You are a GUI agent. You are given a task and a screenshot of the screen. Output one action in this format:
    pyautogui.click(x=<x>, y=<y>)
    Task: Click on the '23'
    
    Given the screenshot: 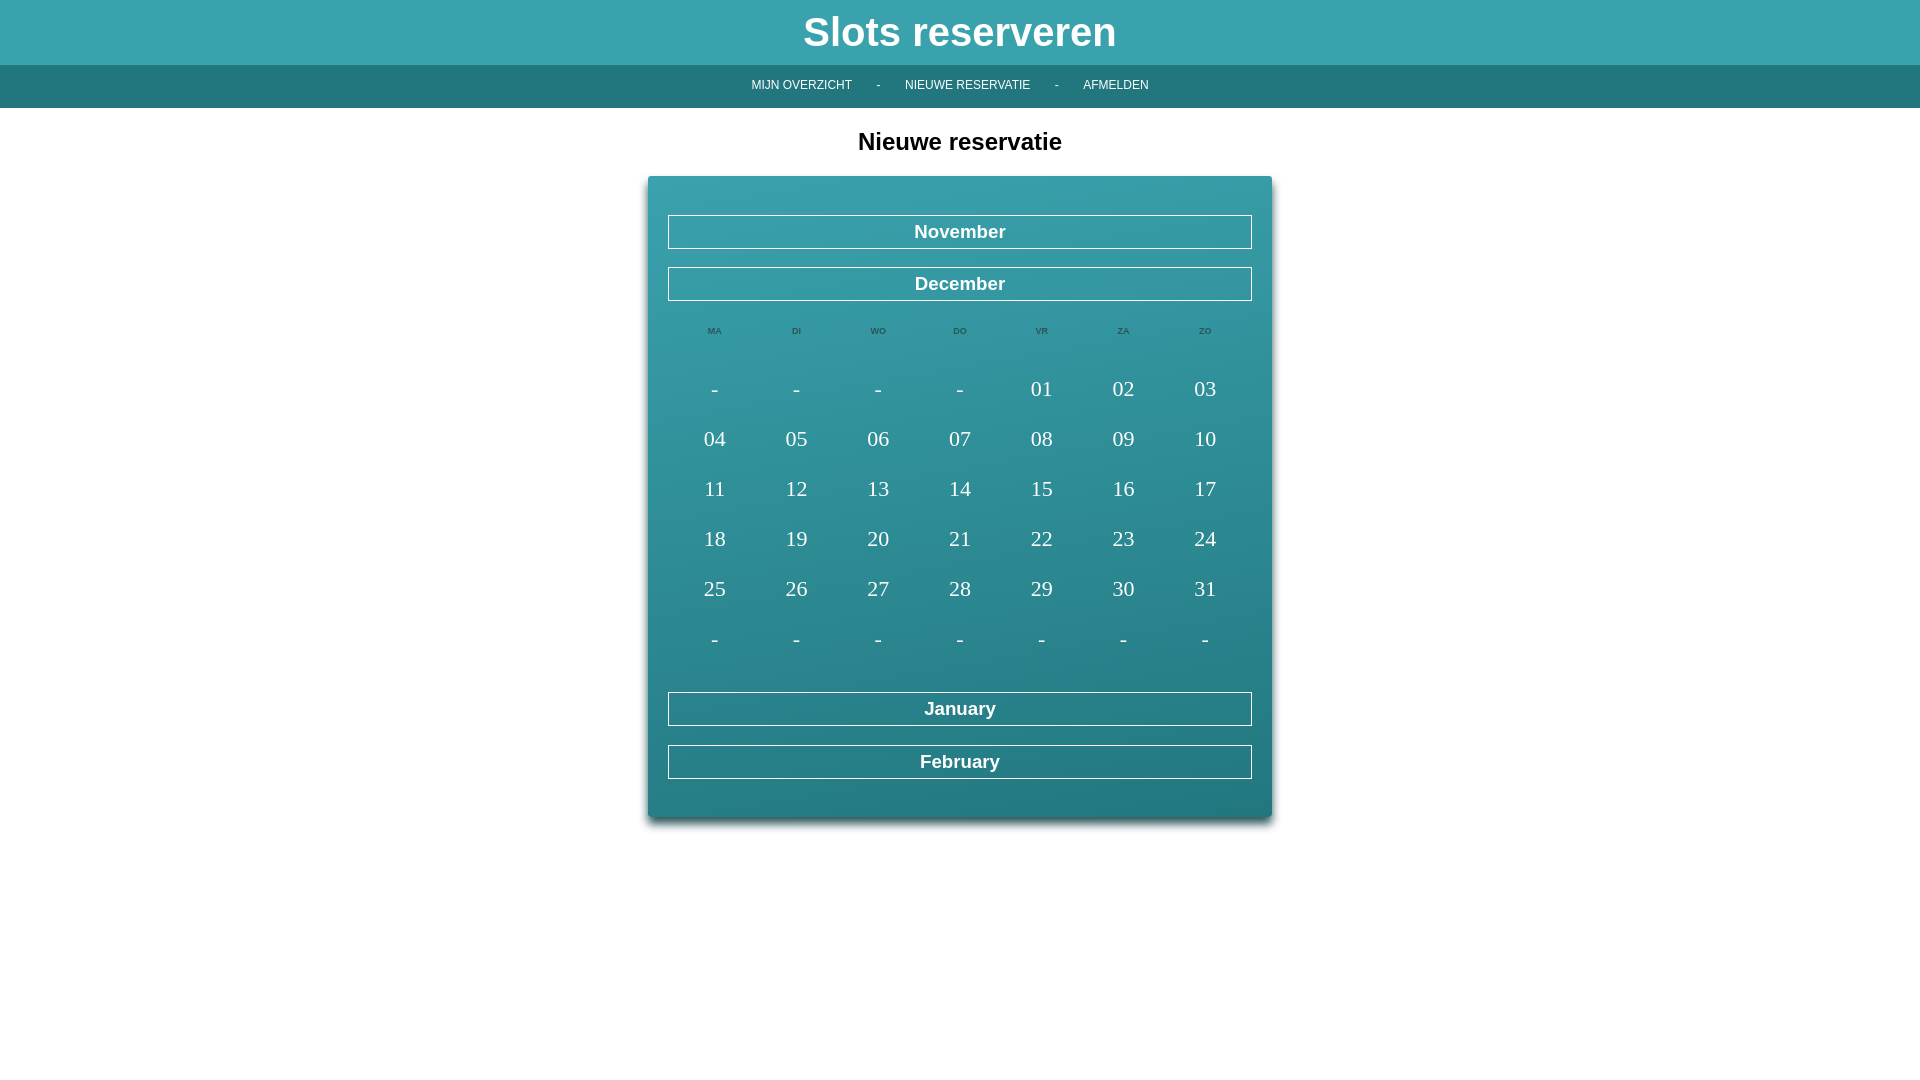 What is the action you would take?
    pyautogui.click(x=1123, y=540)
    